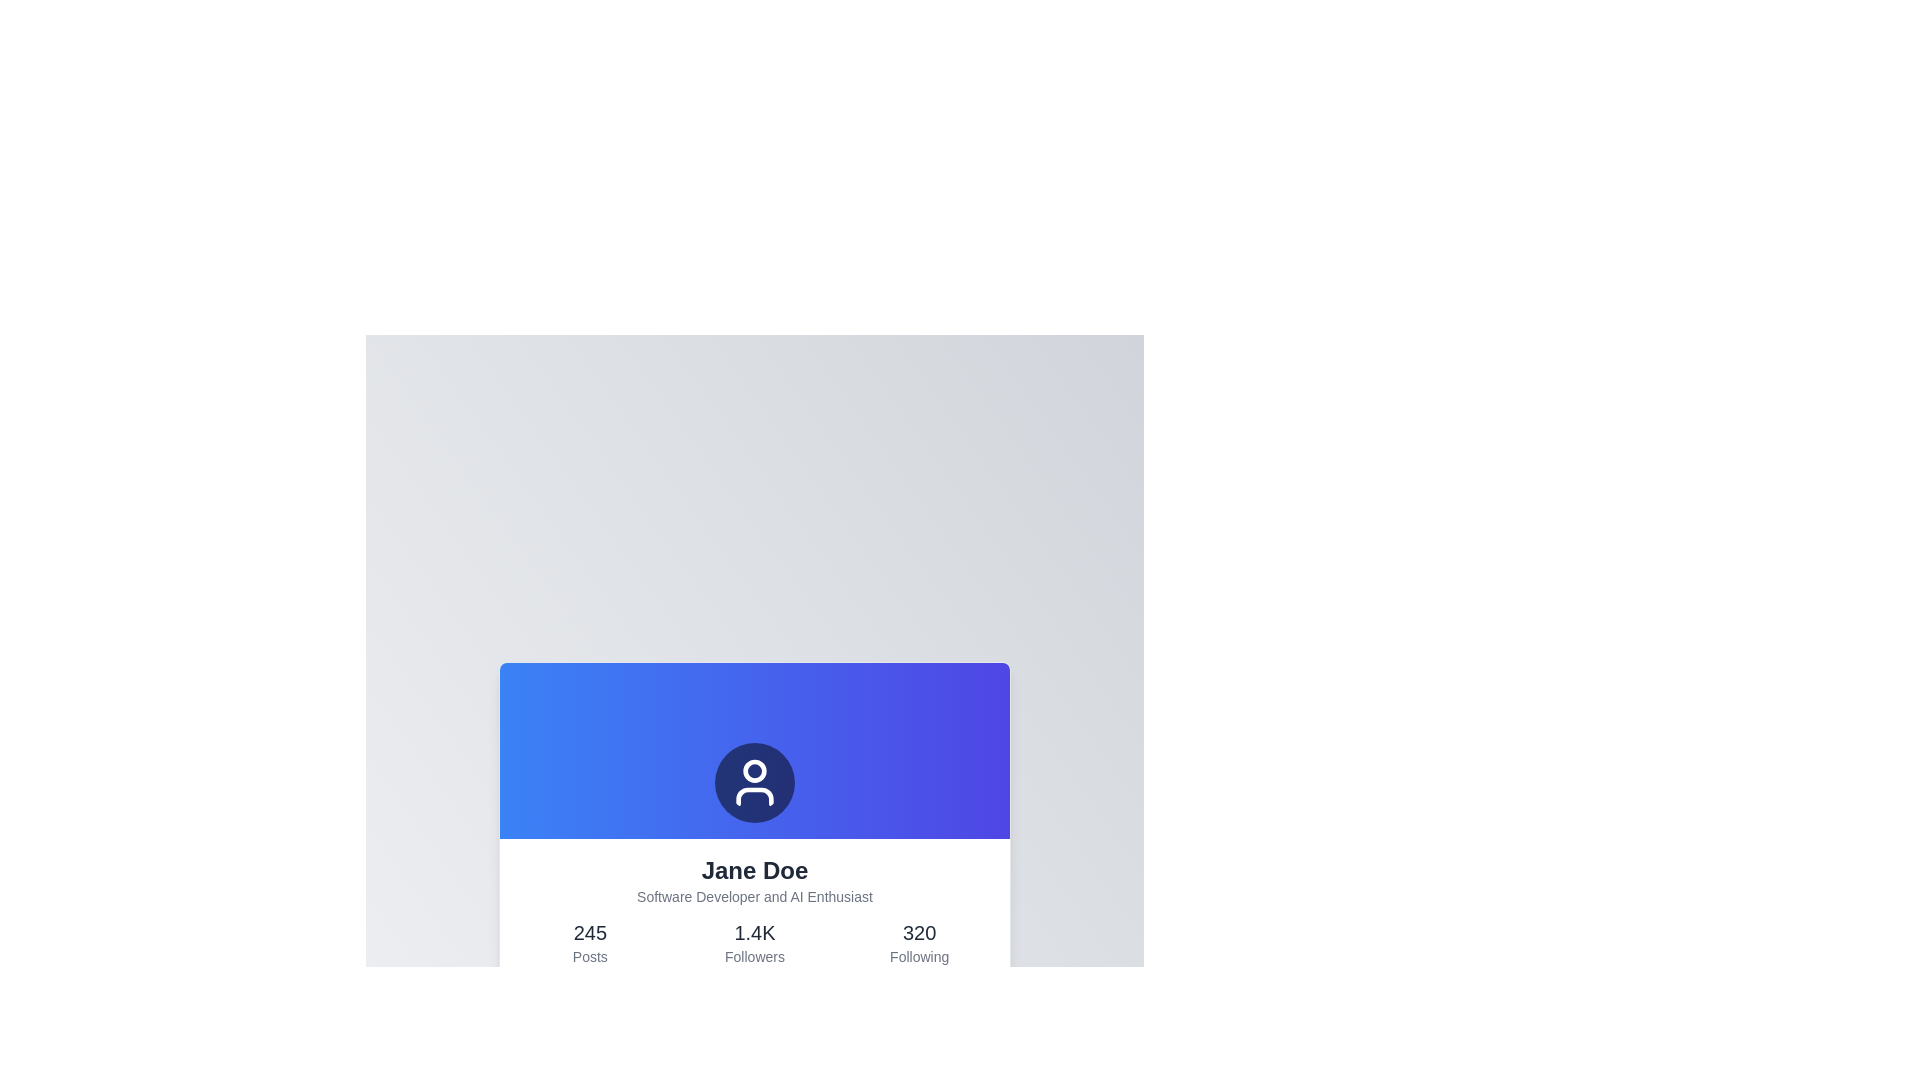 The height and width of the screenshot is (1080, 1920). What do you see at coordinates (589, 955) in the screenshot?
I see `the text label displaying 'Posts' in a small gray font, located below the number '245' in the lower-left section of a profile card` at bounding box center [589, 955].